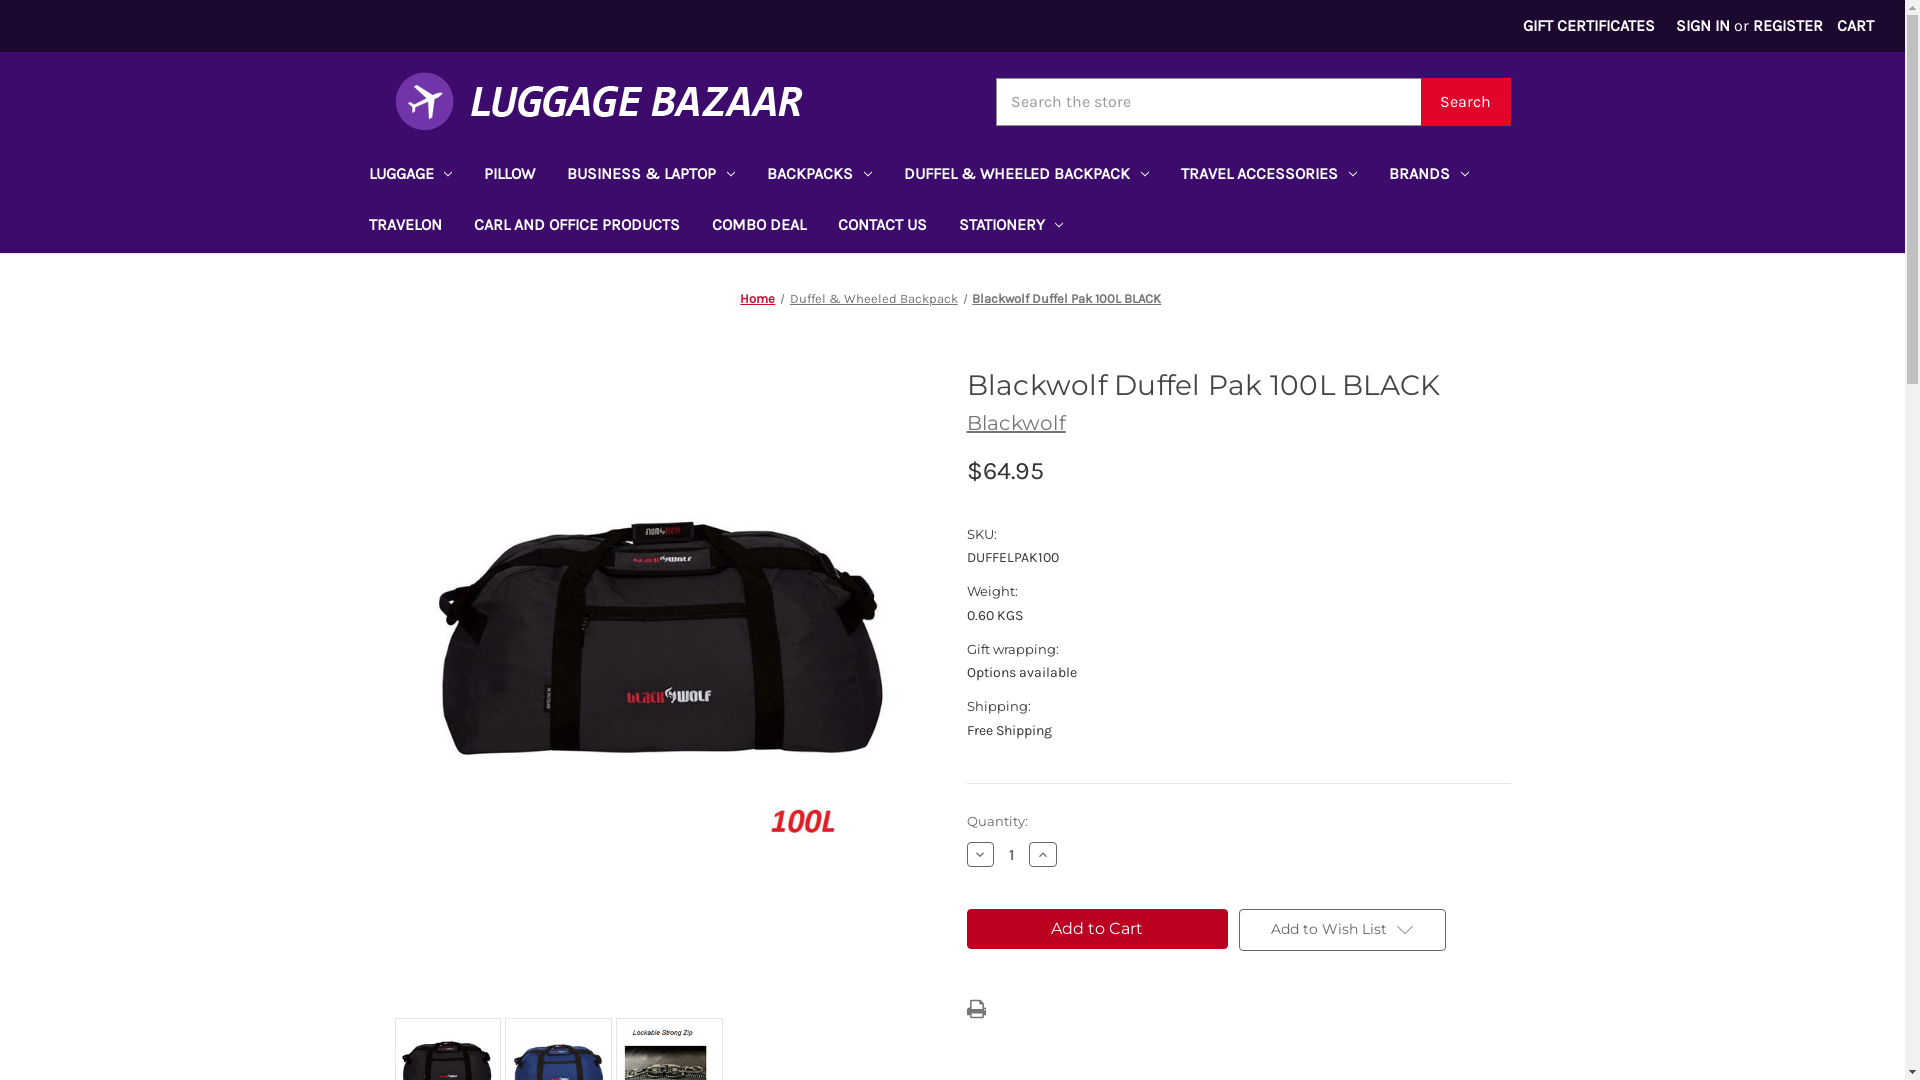  Describe the element at coordinates (1825, 26) in the screenshot. I see `'CART'` at that location.